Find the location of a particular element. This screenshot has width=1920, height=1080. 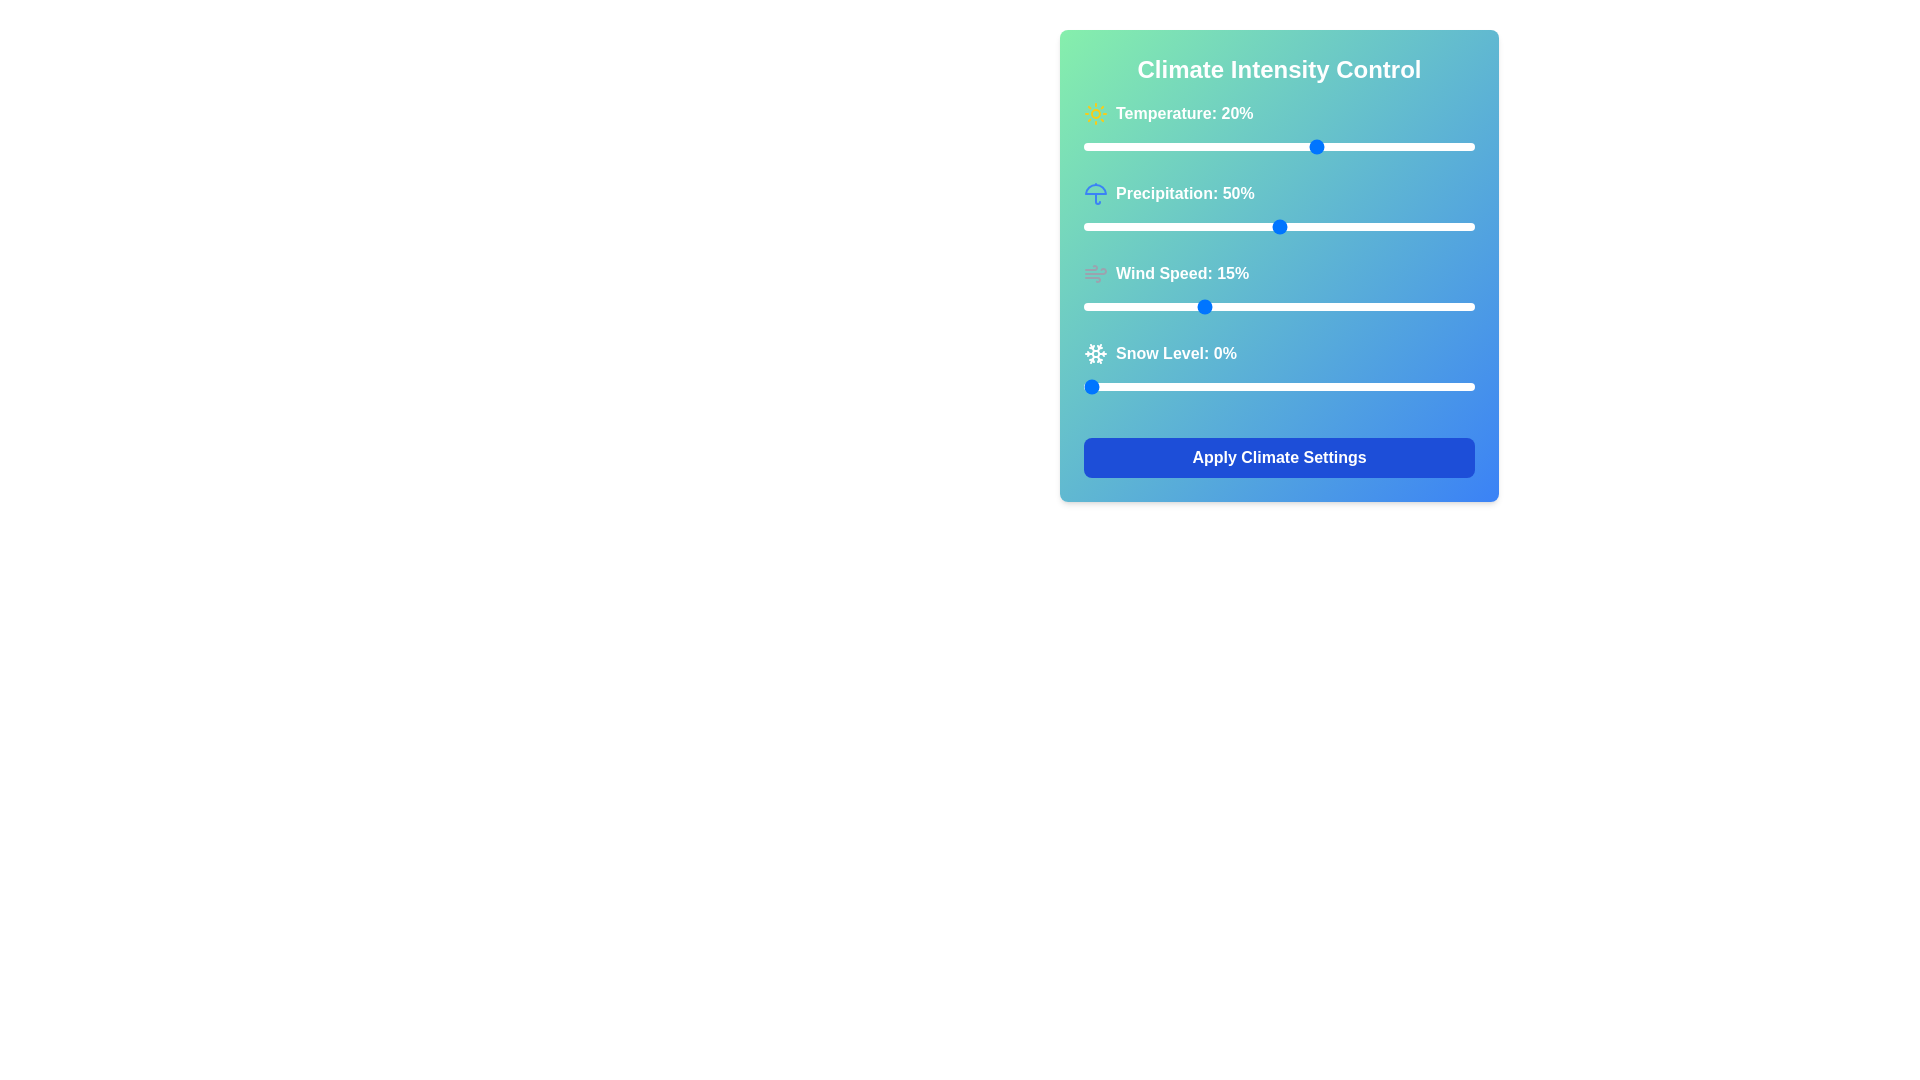

the rectangular button with a blue background and white bold text saying 'Apply Climate Settings' is located at coordinates (1278, 458).